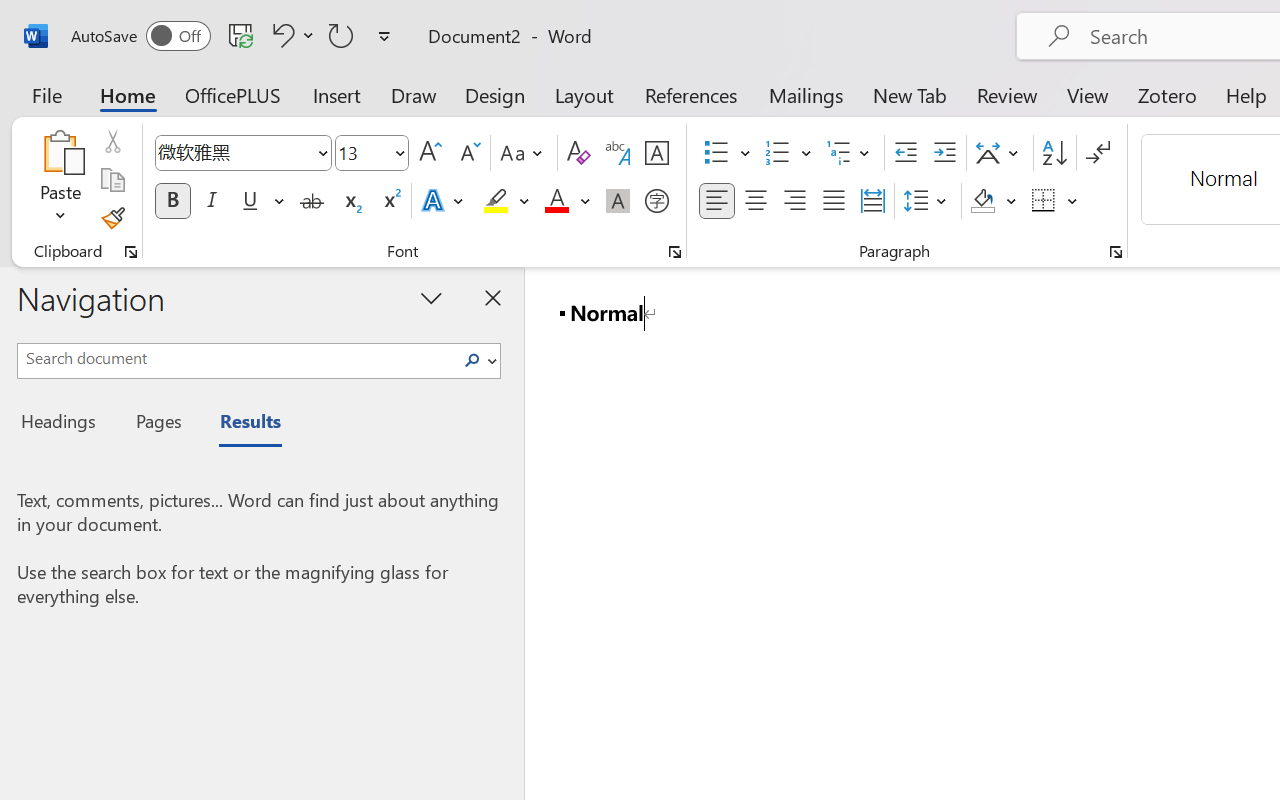 The width and height of the screenshot is (1280, 800). What do you see at coordinates (46, 94) in the screenshot?
I see `'File Tab'` at bounding box center [46, 94].